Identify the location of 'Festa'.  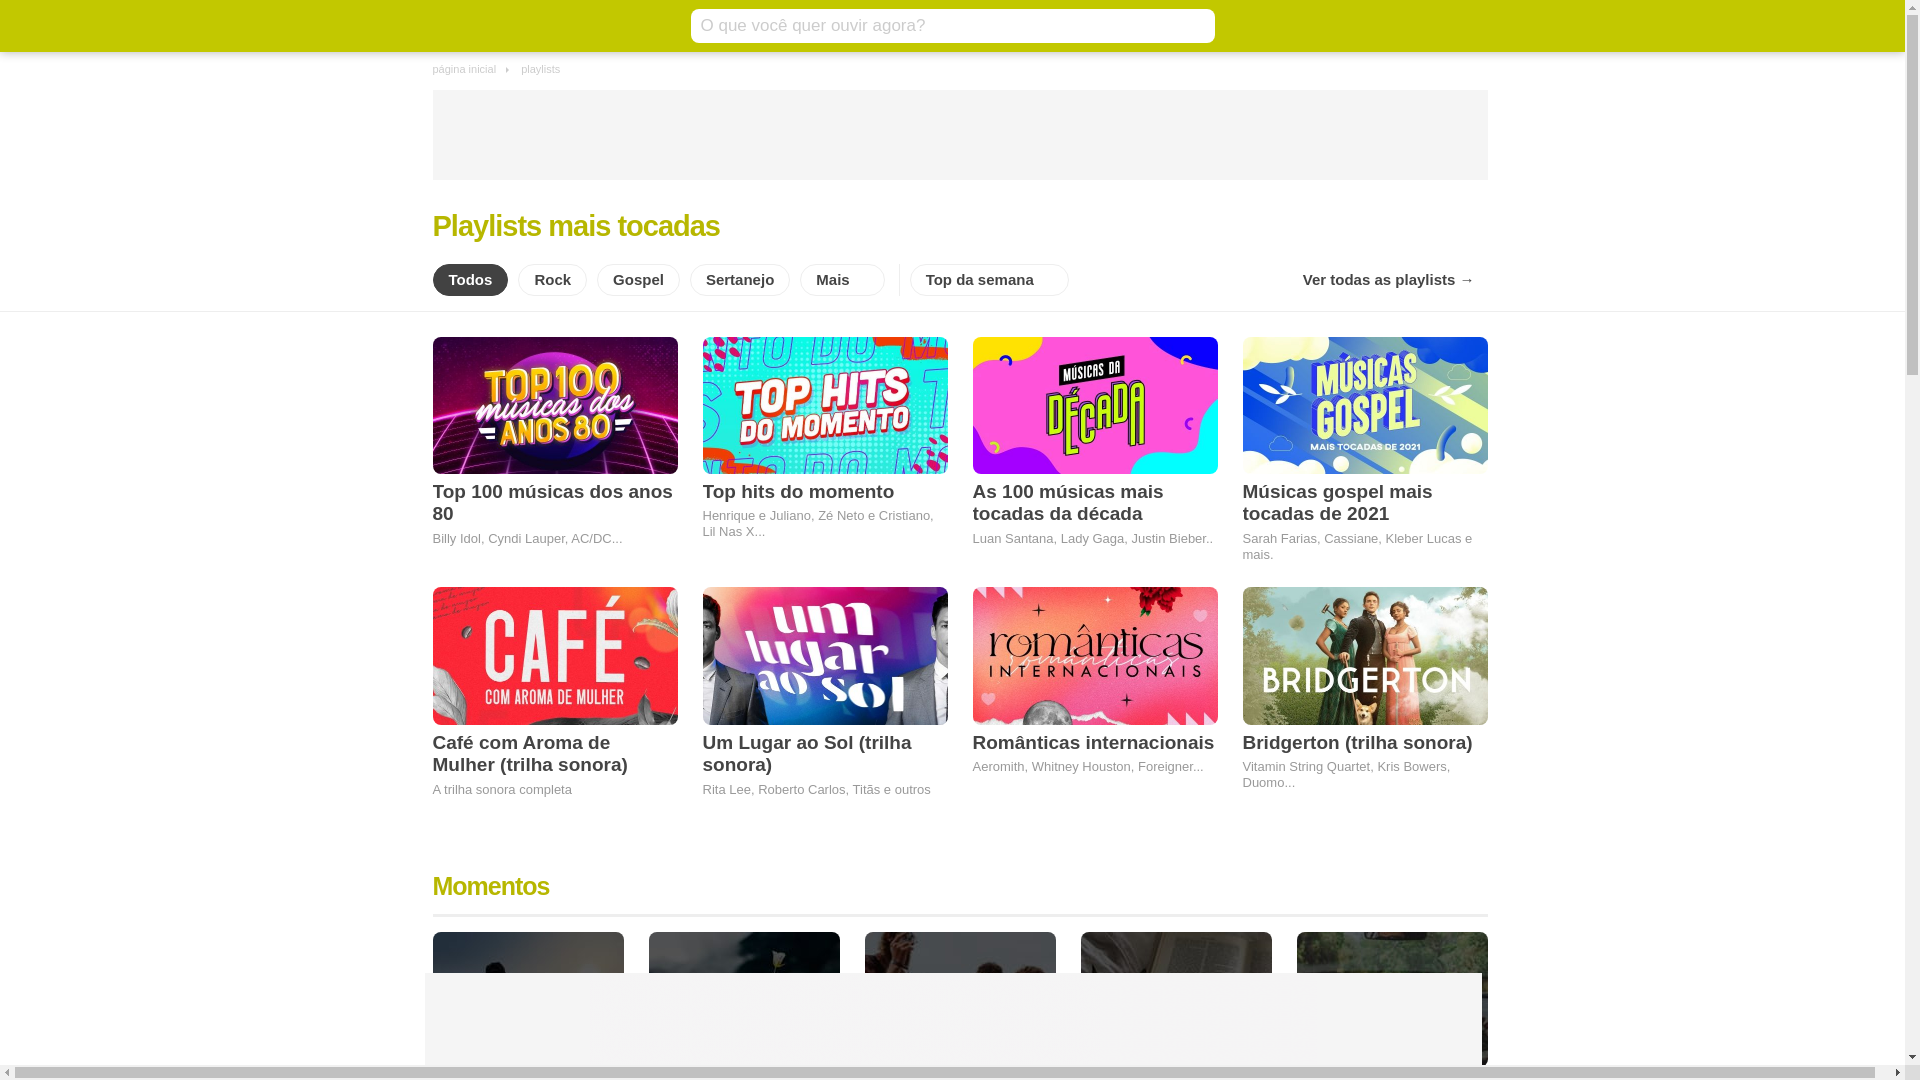
(958, 999).